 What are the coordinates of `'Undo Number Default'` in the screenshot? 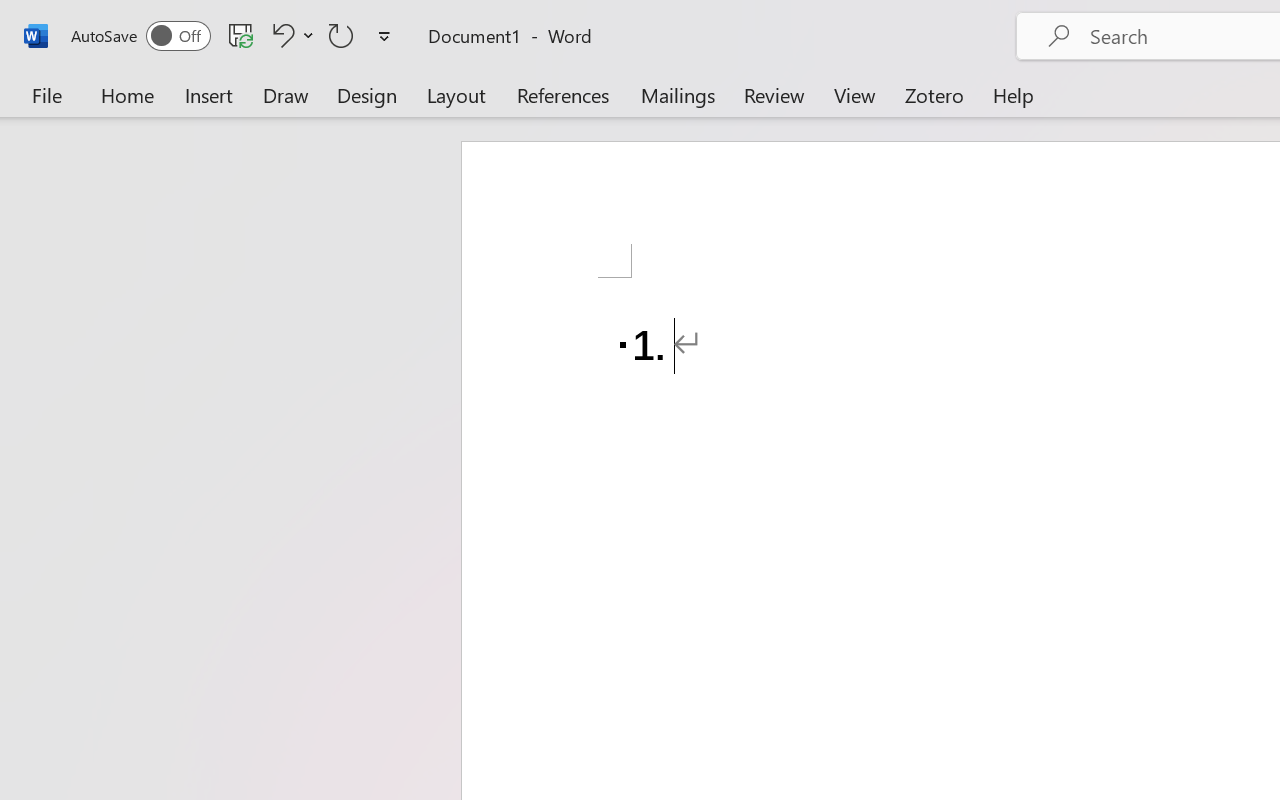 It's located at (279, 34).